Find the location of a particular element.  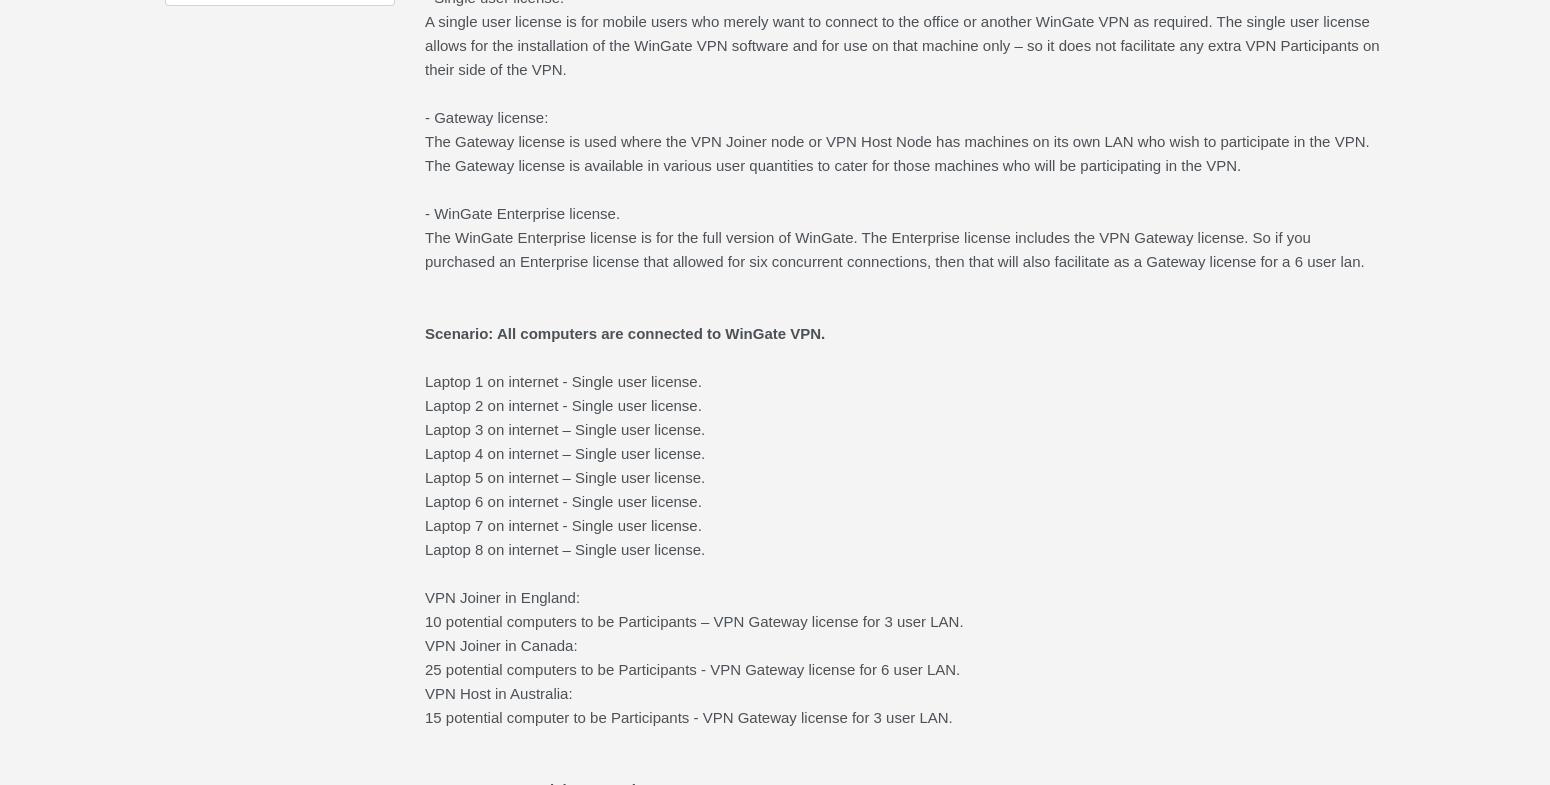

'VPN Host in Australia:' is located at coordinates (497, 693).